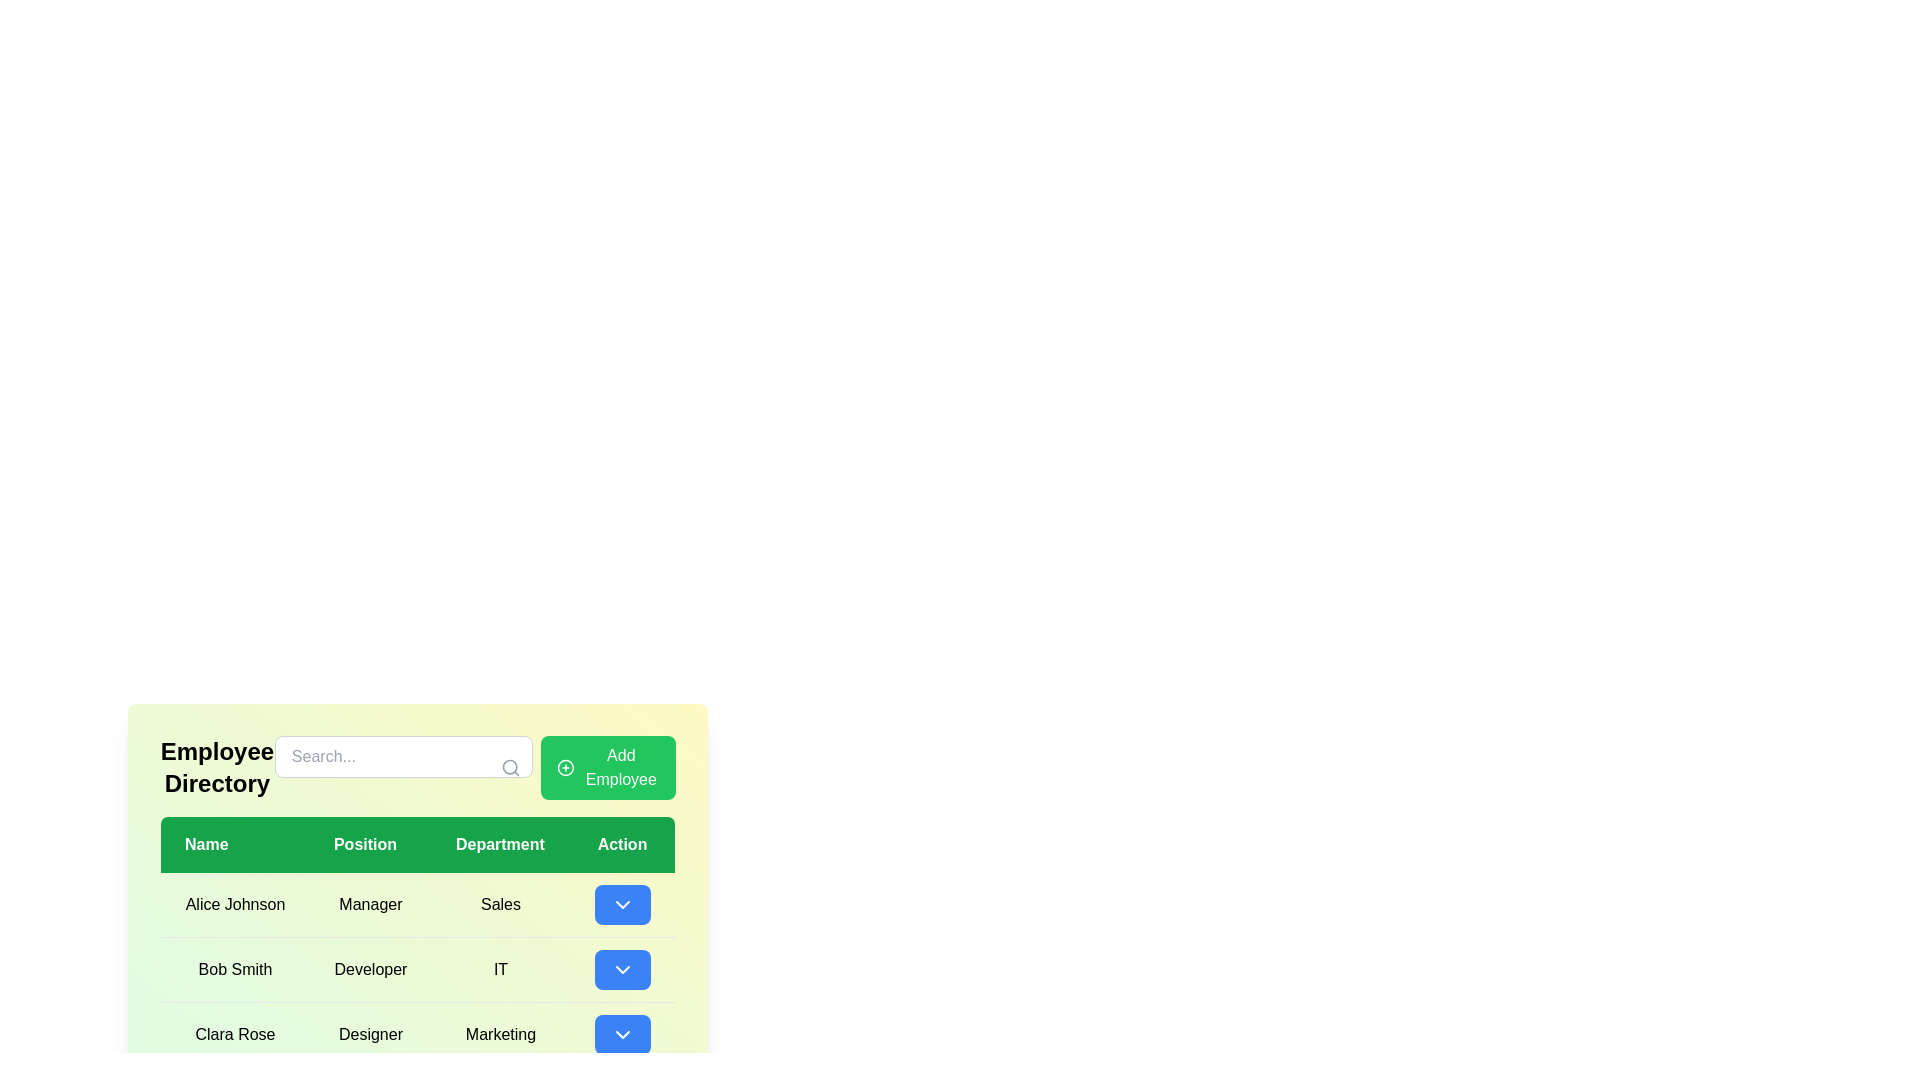  I want to click on the search icon located to the right of the 'Search...' placeholder text in the search bar, so click(510, 766).